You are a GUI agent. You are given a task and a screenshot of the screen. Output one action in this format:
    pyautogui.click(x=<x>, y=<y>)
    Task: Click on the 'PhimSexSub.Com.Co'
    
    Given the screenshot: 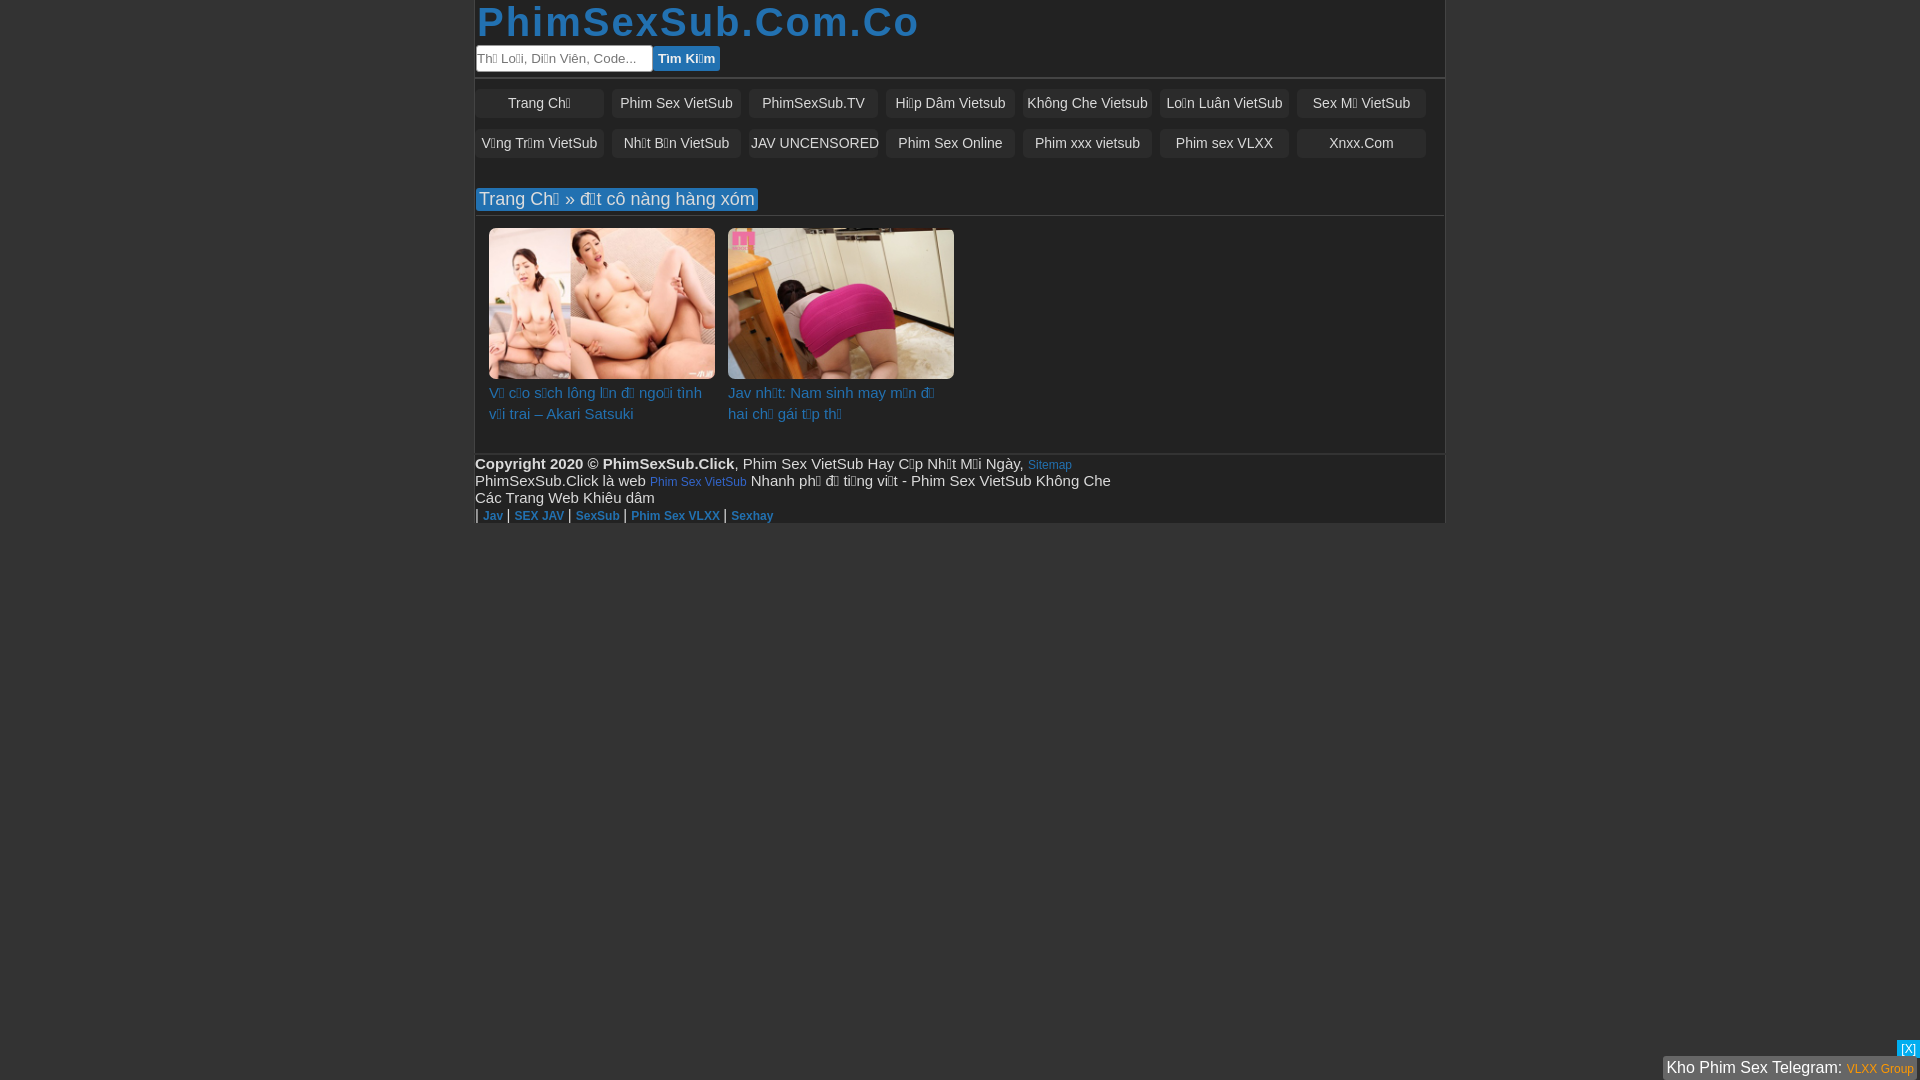 What is the action you would take?
    pyautogui.click(x=698, y=22)
    